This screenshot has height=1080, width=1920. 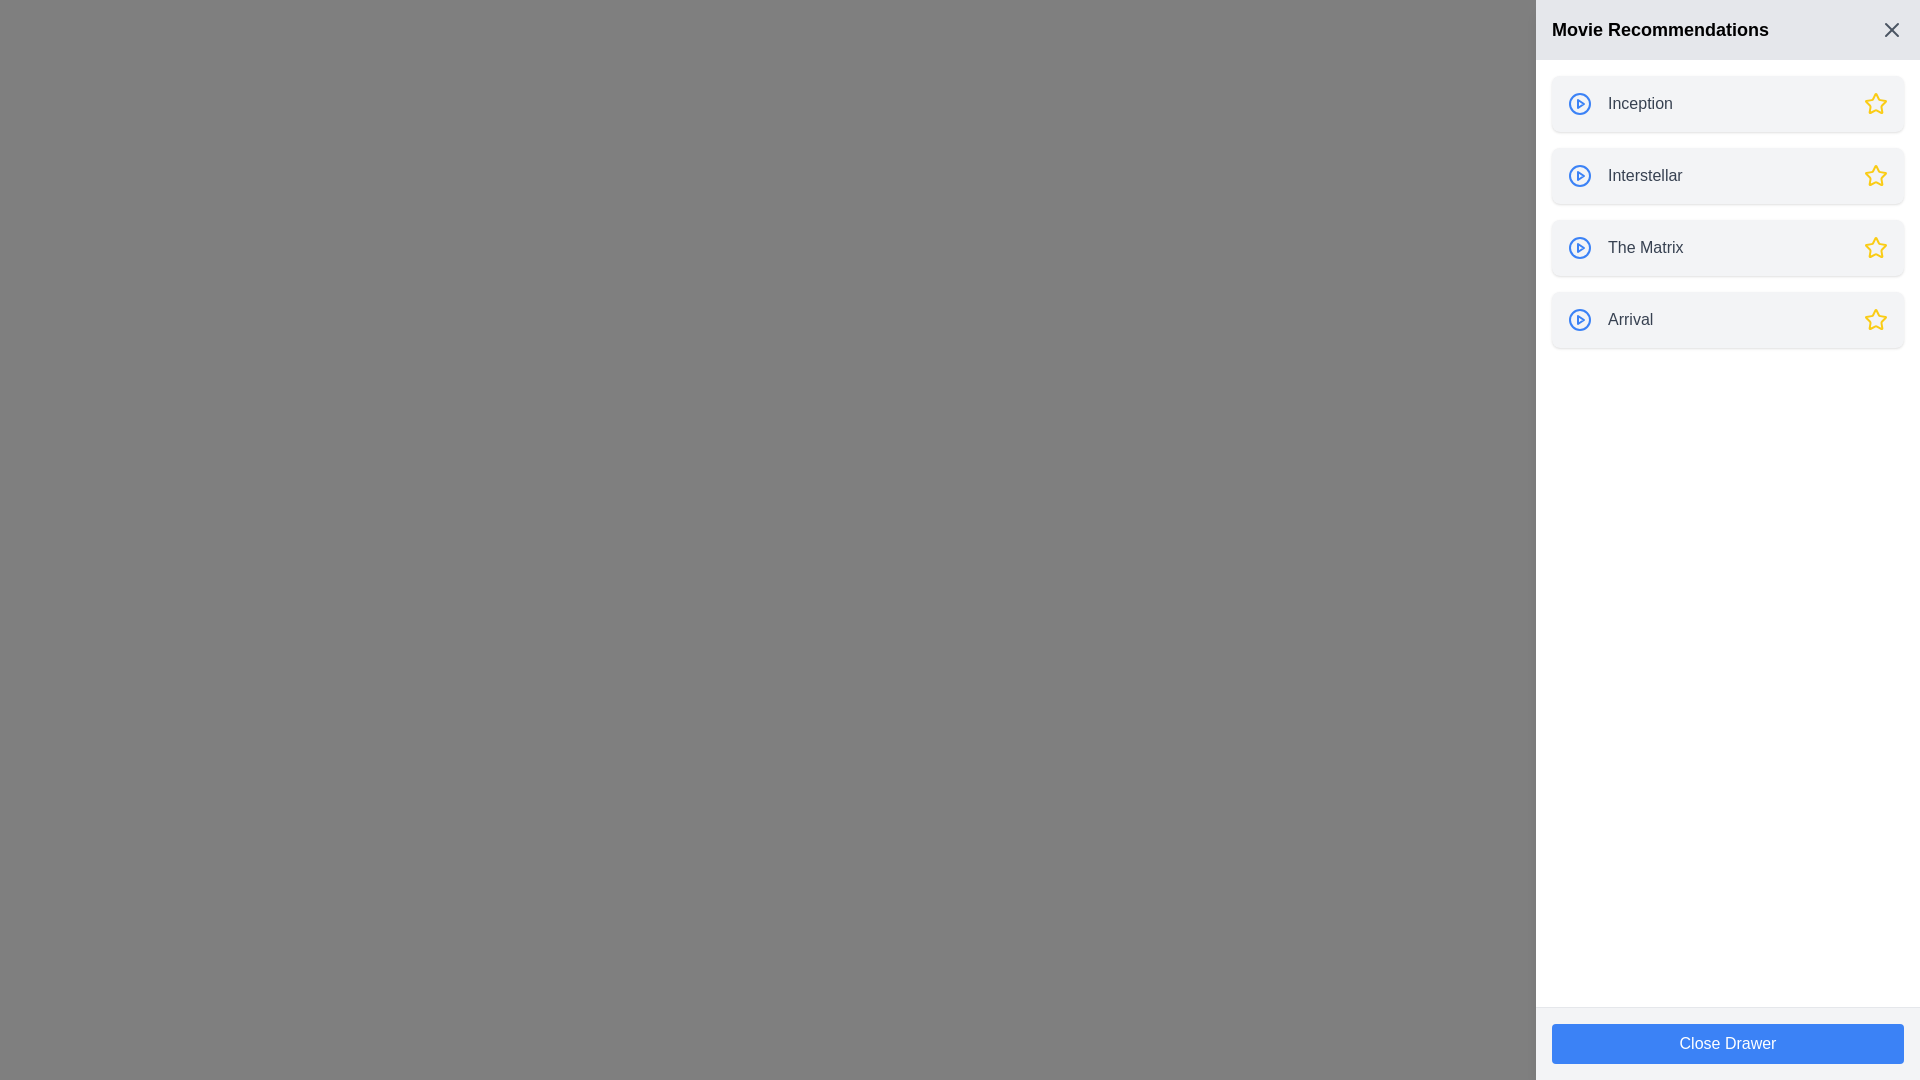 I want to click on the circular component of the SVG play button icon associated with the first movie entry 'Inception' in the 'Movie Recommendations' list, so click(x=1578, y=104).